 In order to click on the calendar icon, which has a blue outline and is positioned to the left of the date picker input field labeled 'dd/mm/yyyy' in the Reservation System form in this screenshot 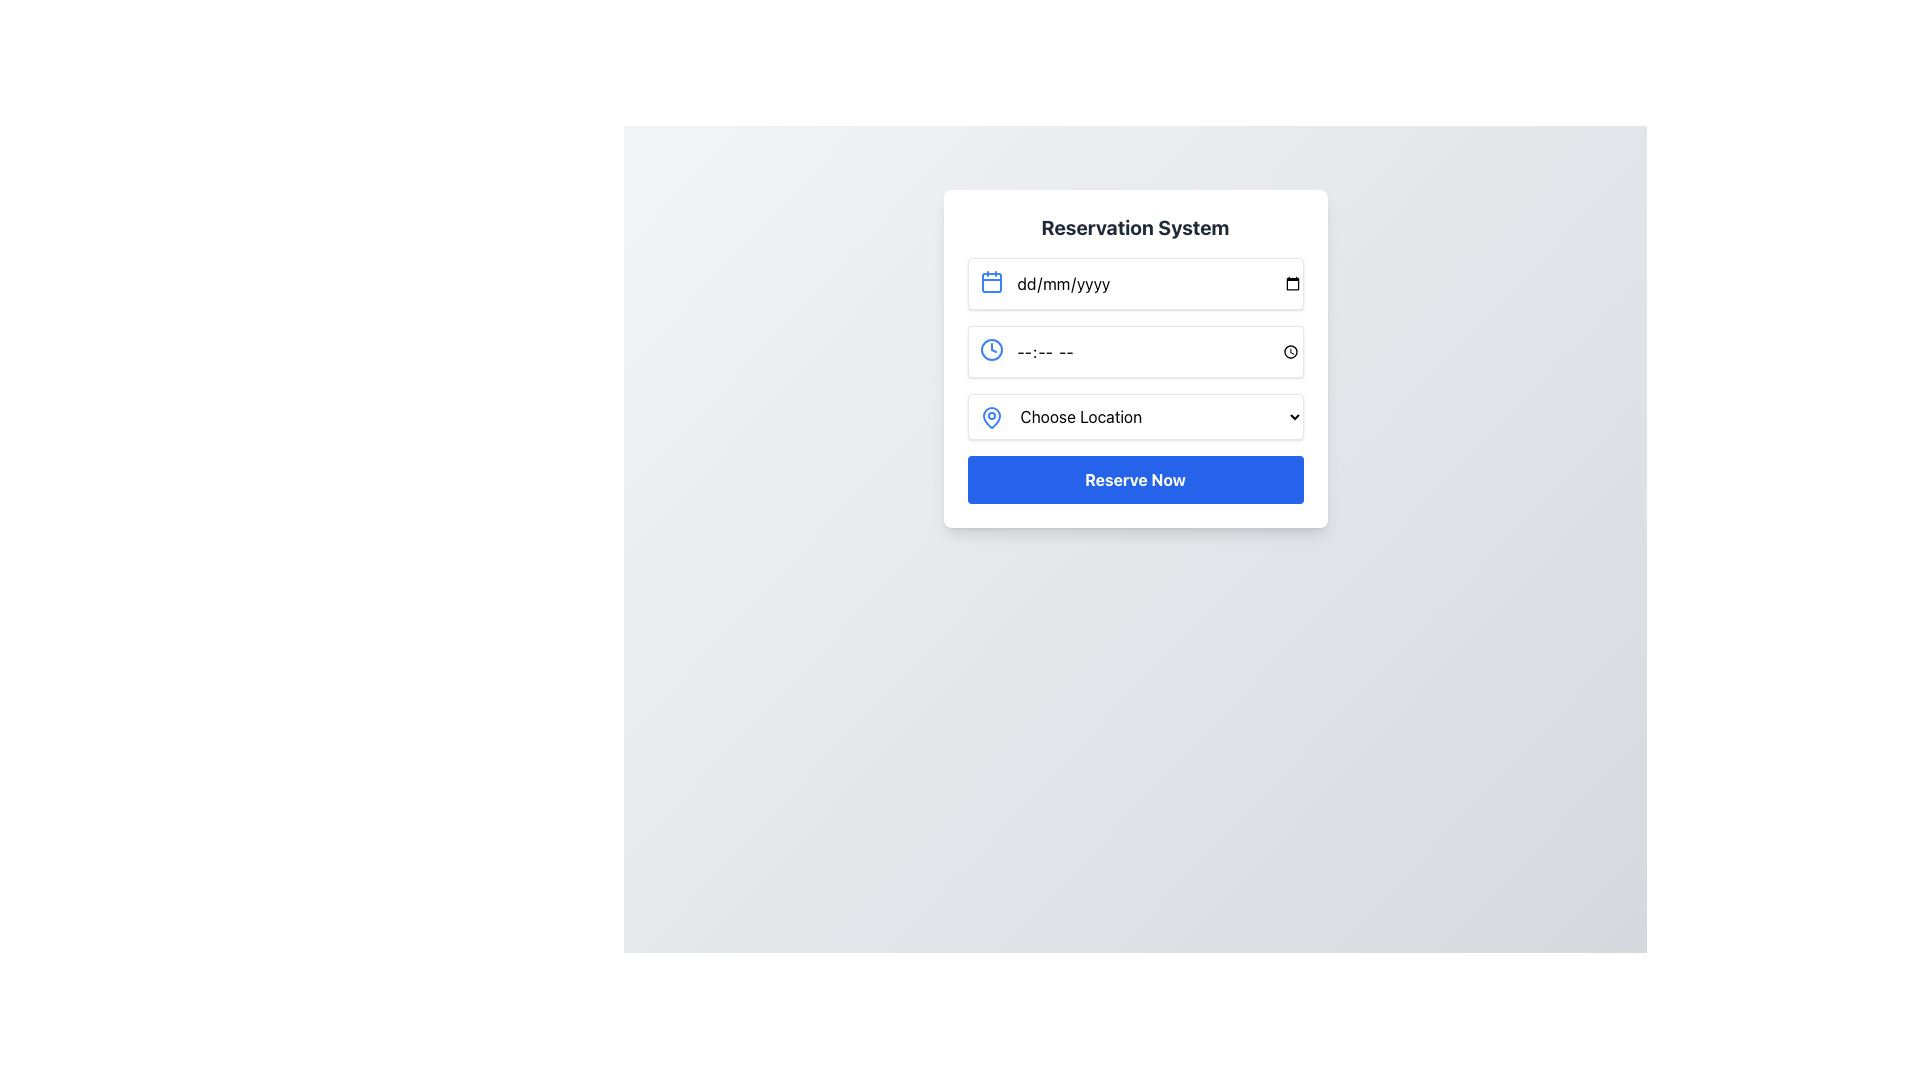, I will do `click(991, 281)`.